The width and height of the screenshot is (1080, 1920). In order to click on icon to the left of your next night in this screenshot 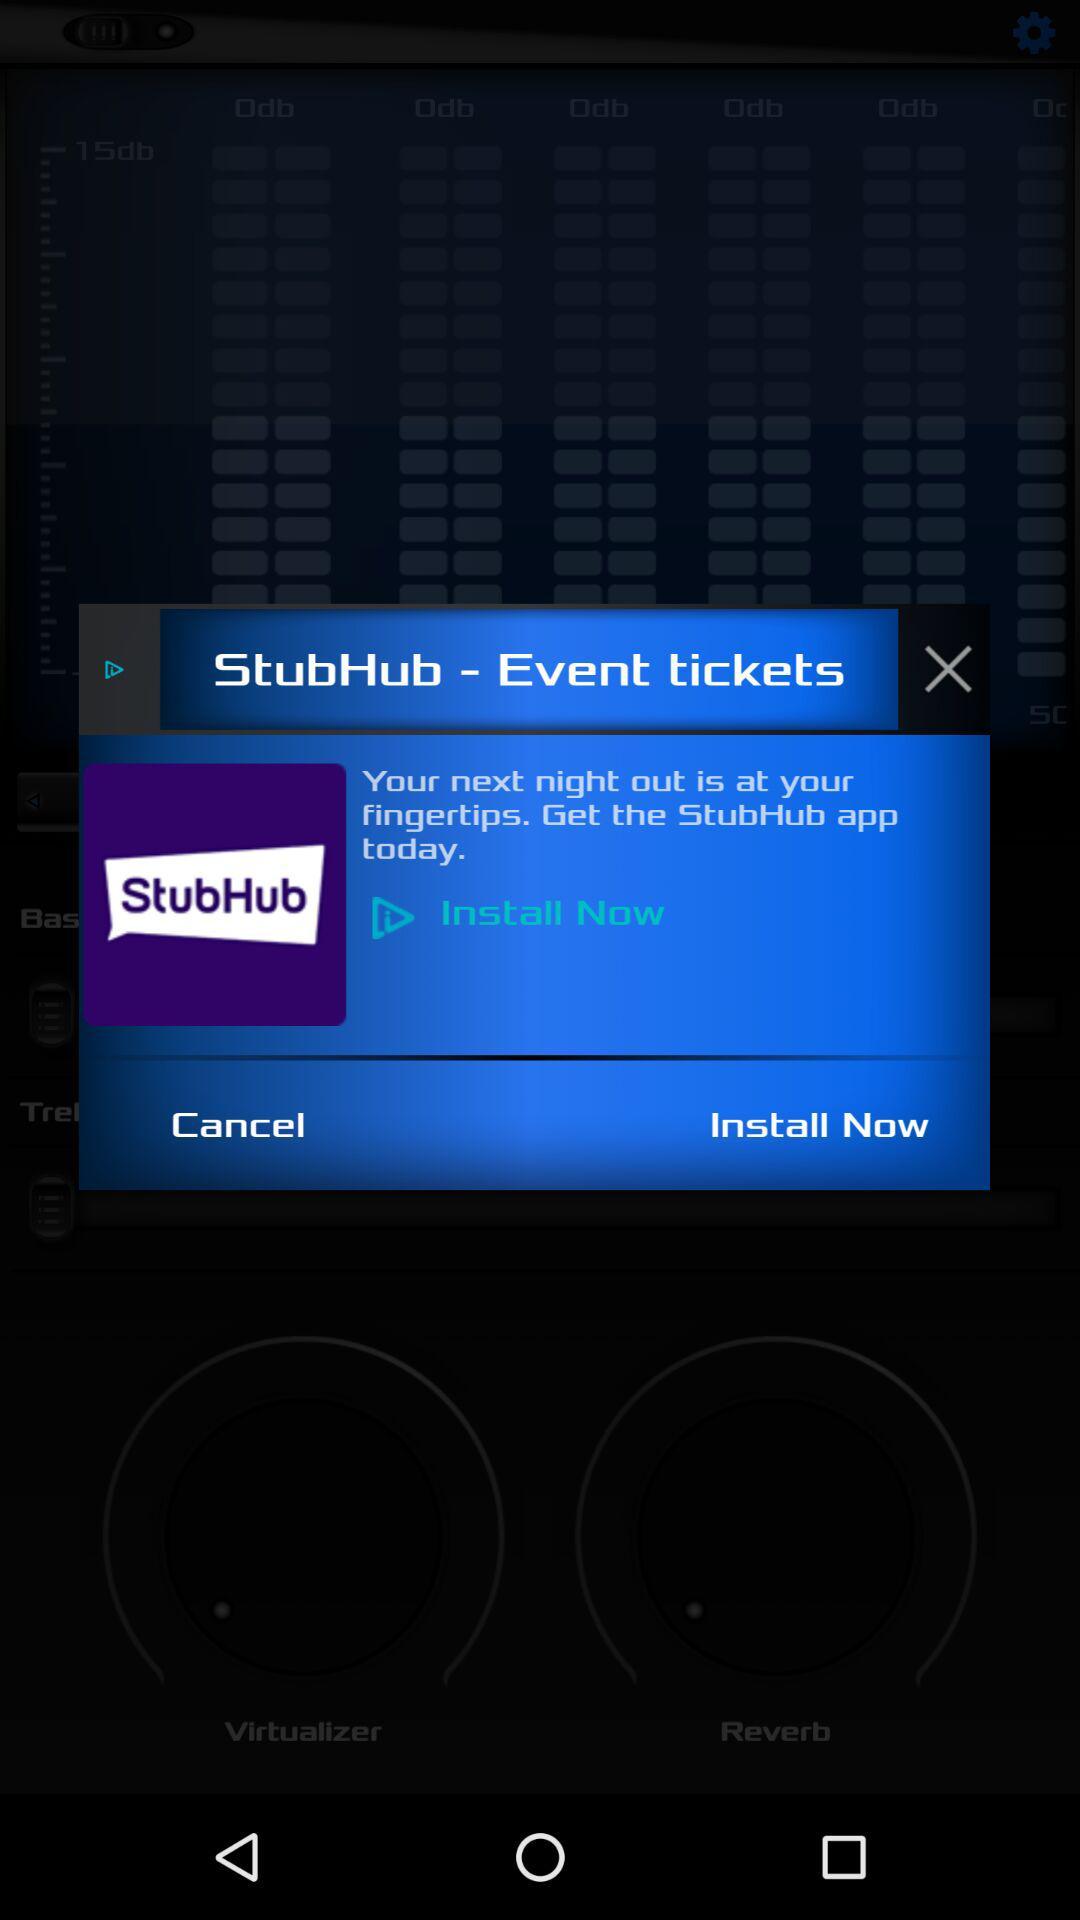, I will do `click(225, 893)`.